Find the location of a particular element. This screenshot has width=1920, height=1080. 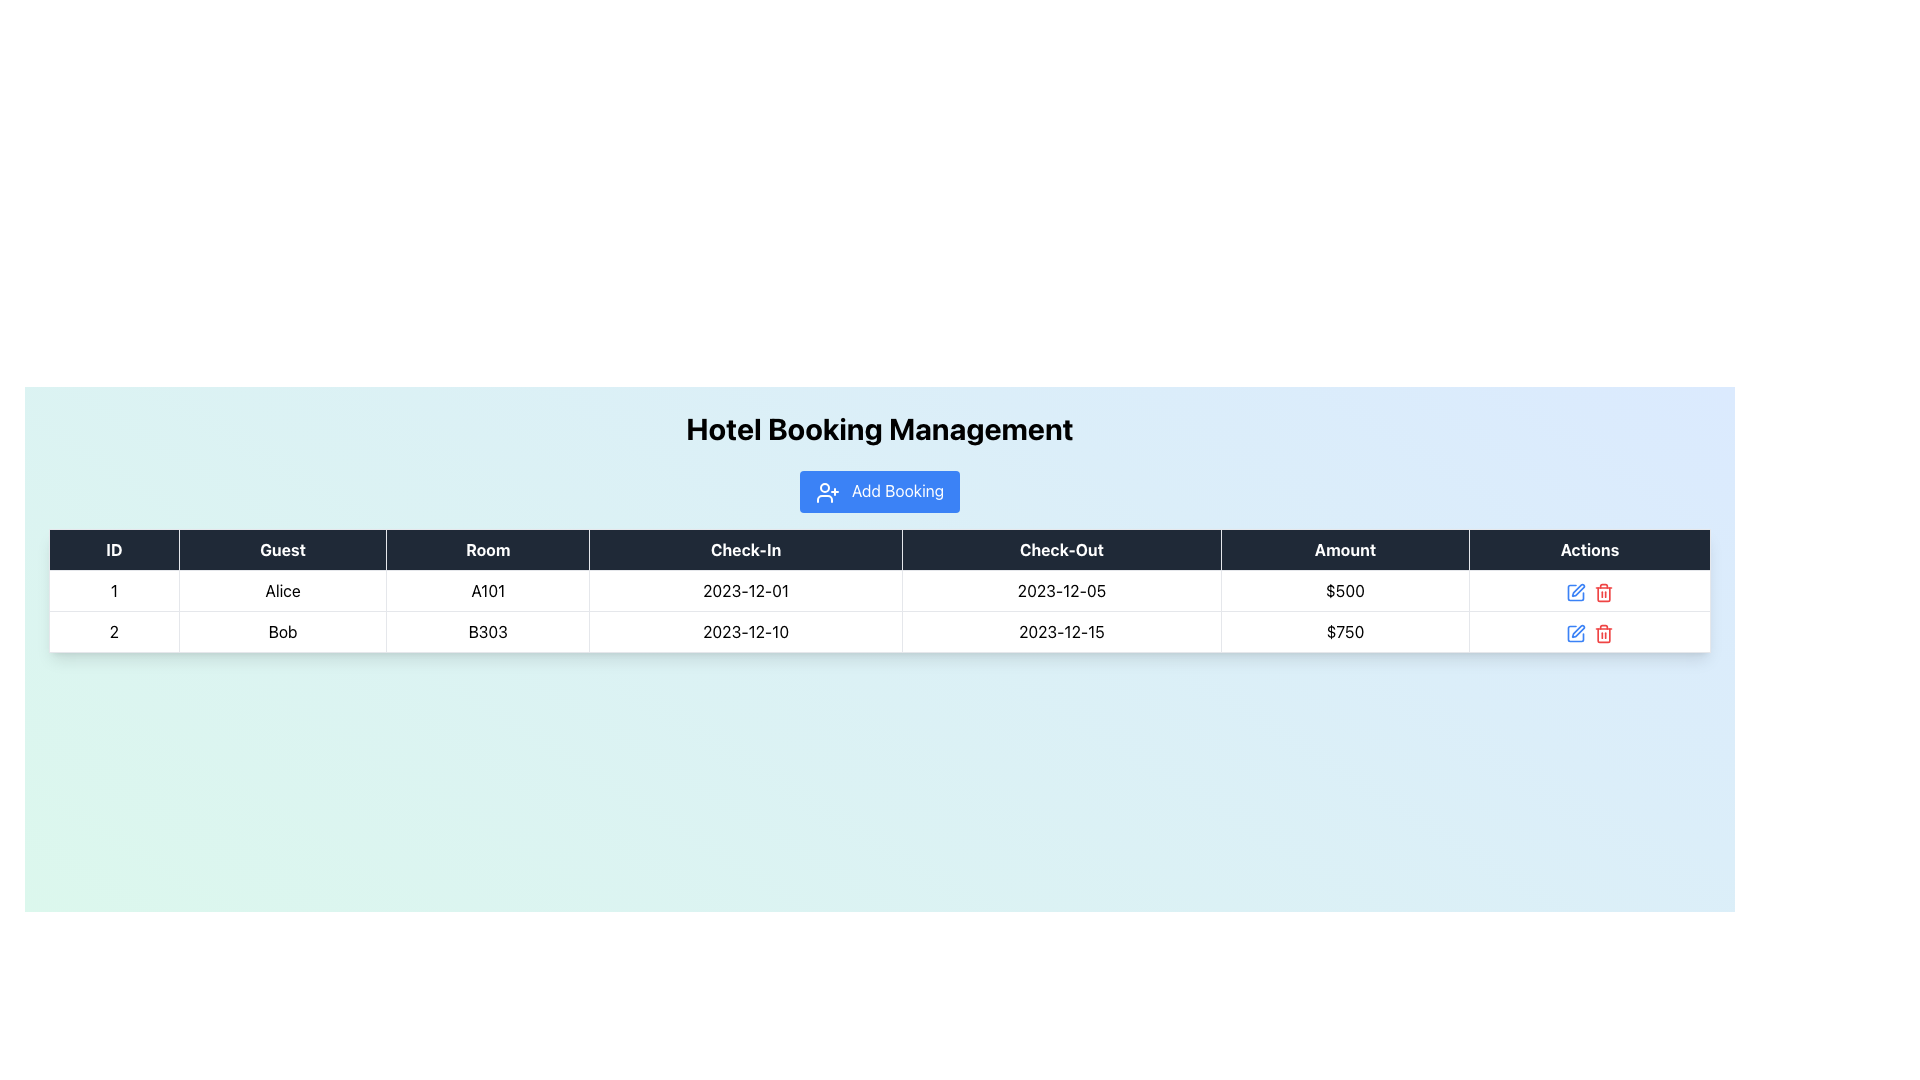

the 'Guest' table header, which is the second header in a row of tabular headers, characterized by bold white text on a dark blue background is located at coordinates (282, 549).